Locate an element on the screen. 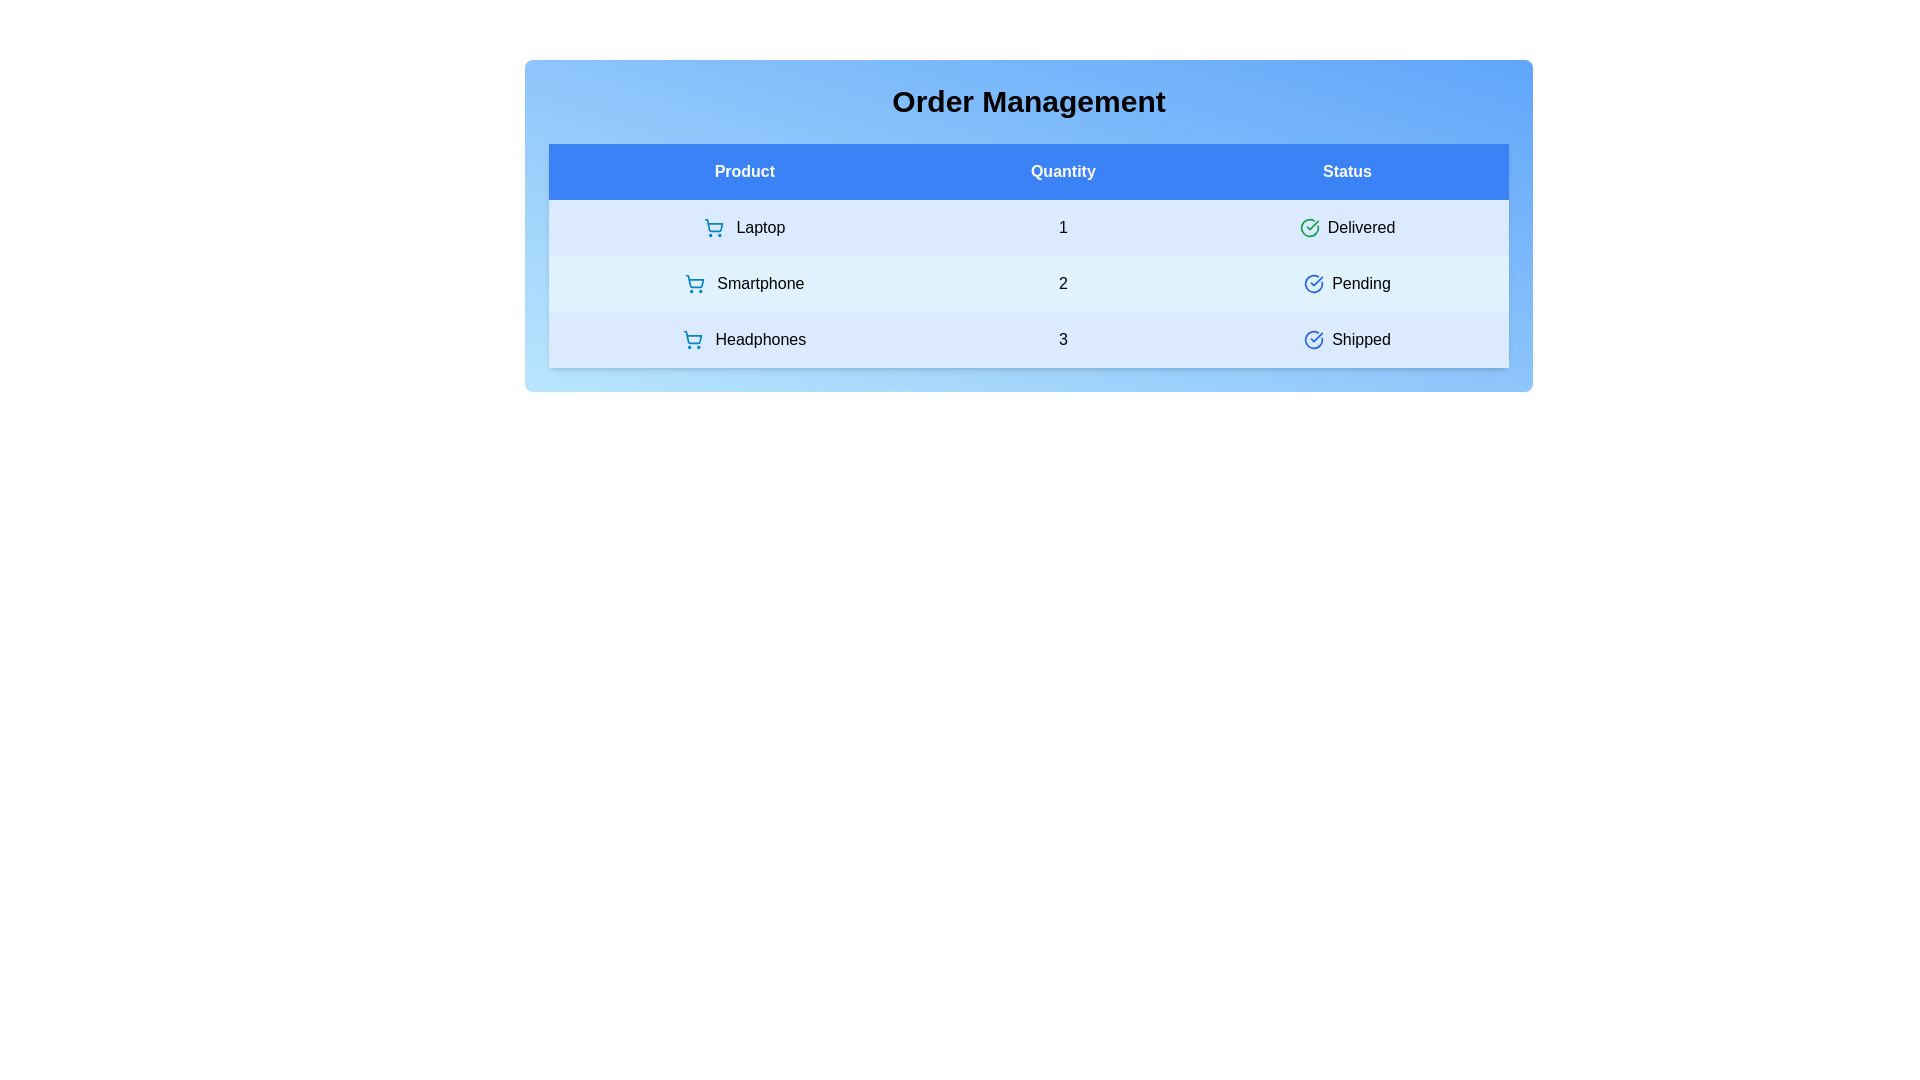 The image size is (1920, 1080). the quantity cell corresponding to Laptop to edit its value is located at coordinates (1062, 226).